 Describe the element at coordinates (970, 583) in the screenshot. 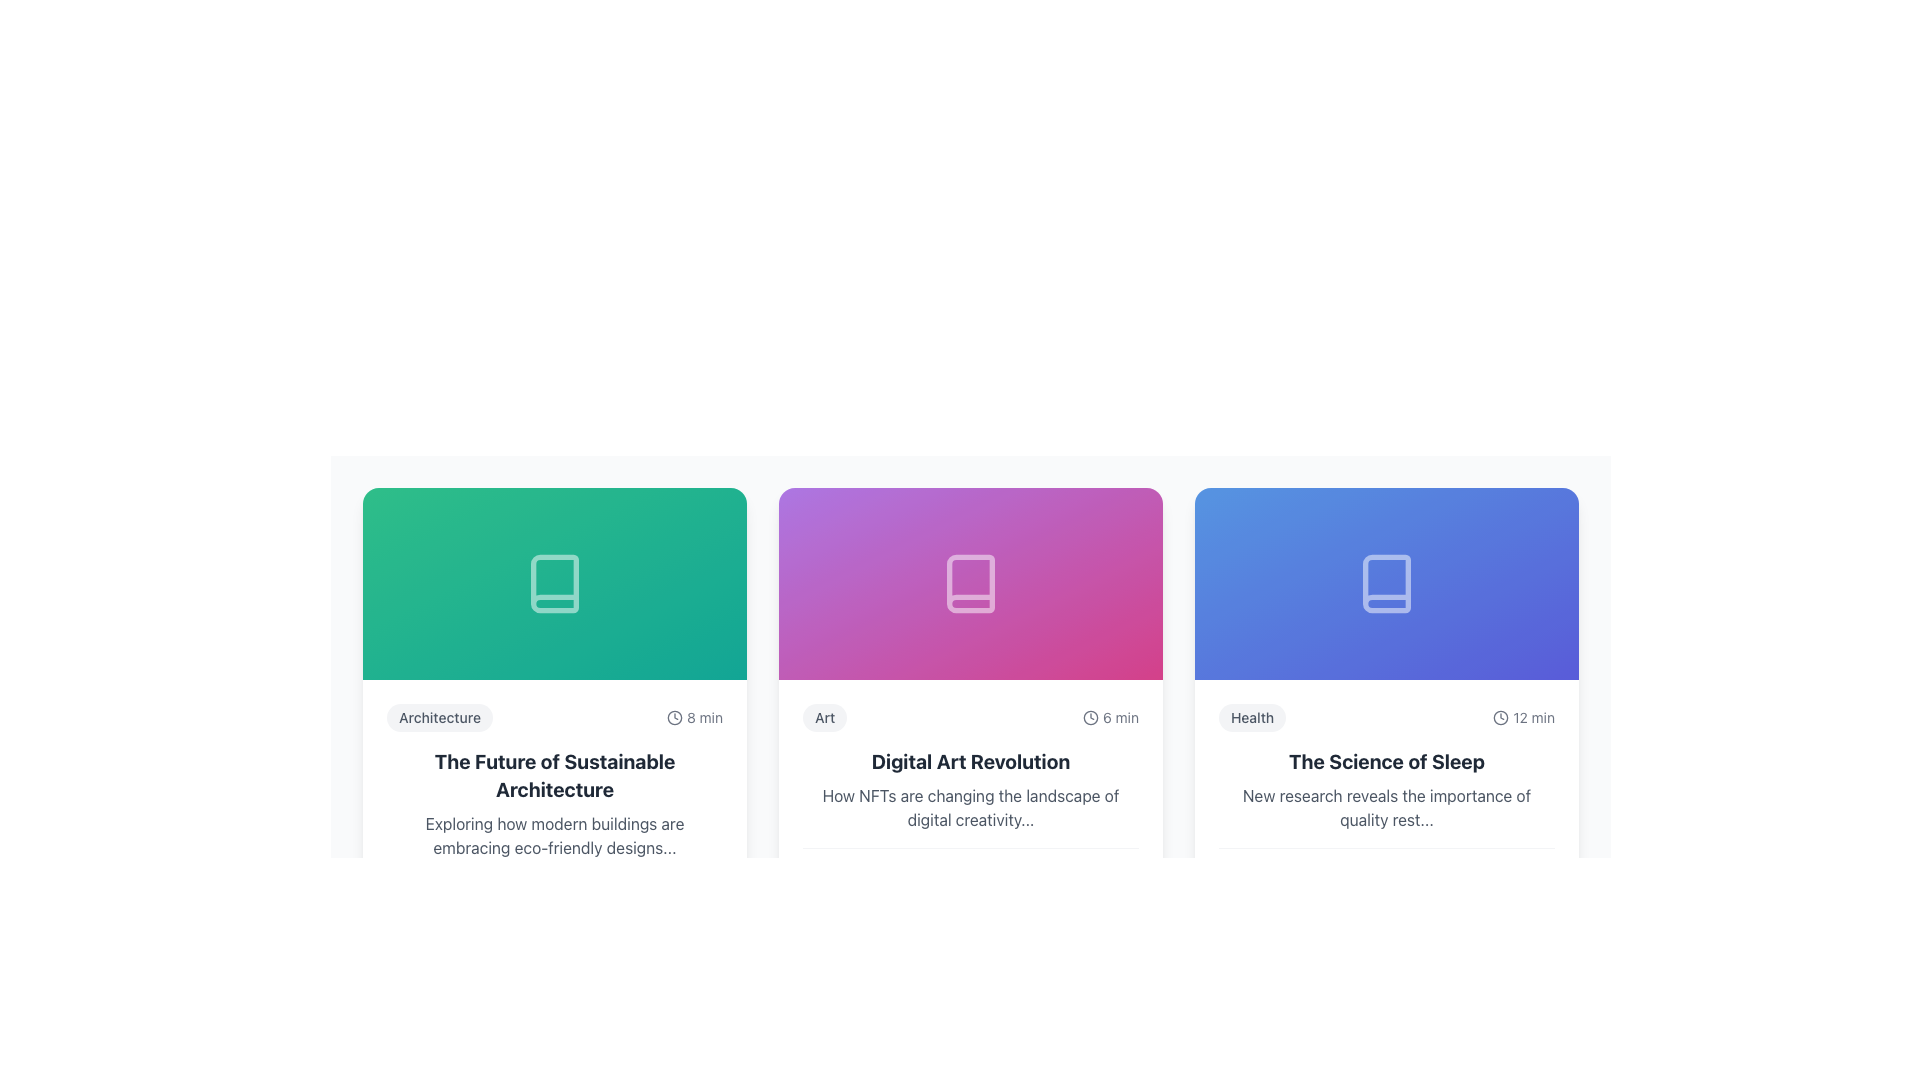

I see `the decorative visual header with an icon in the card titled 'Digital Art Revolution'` at that location.